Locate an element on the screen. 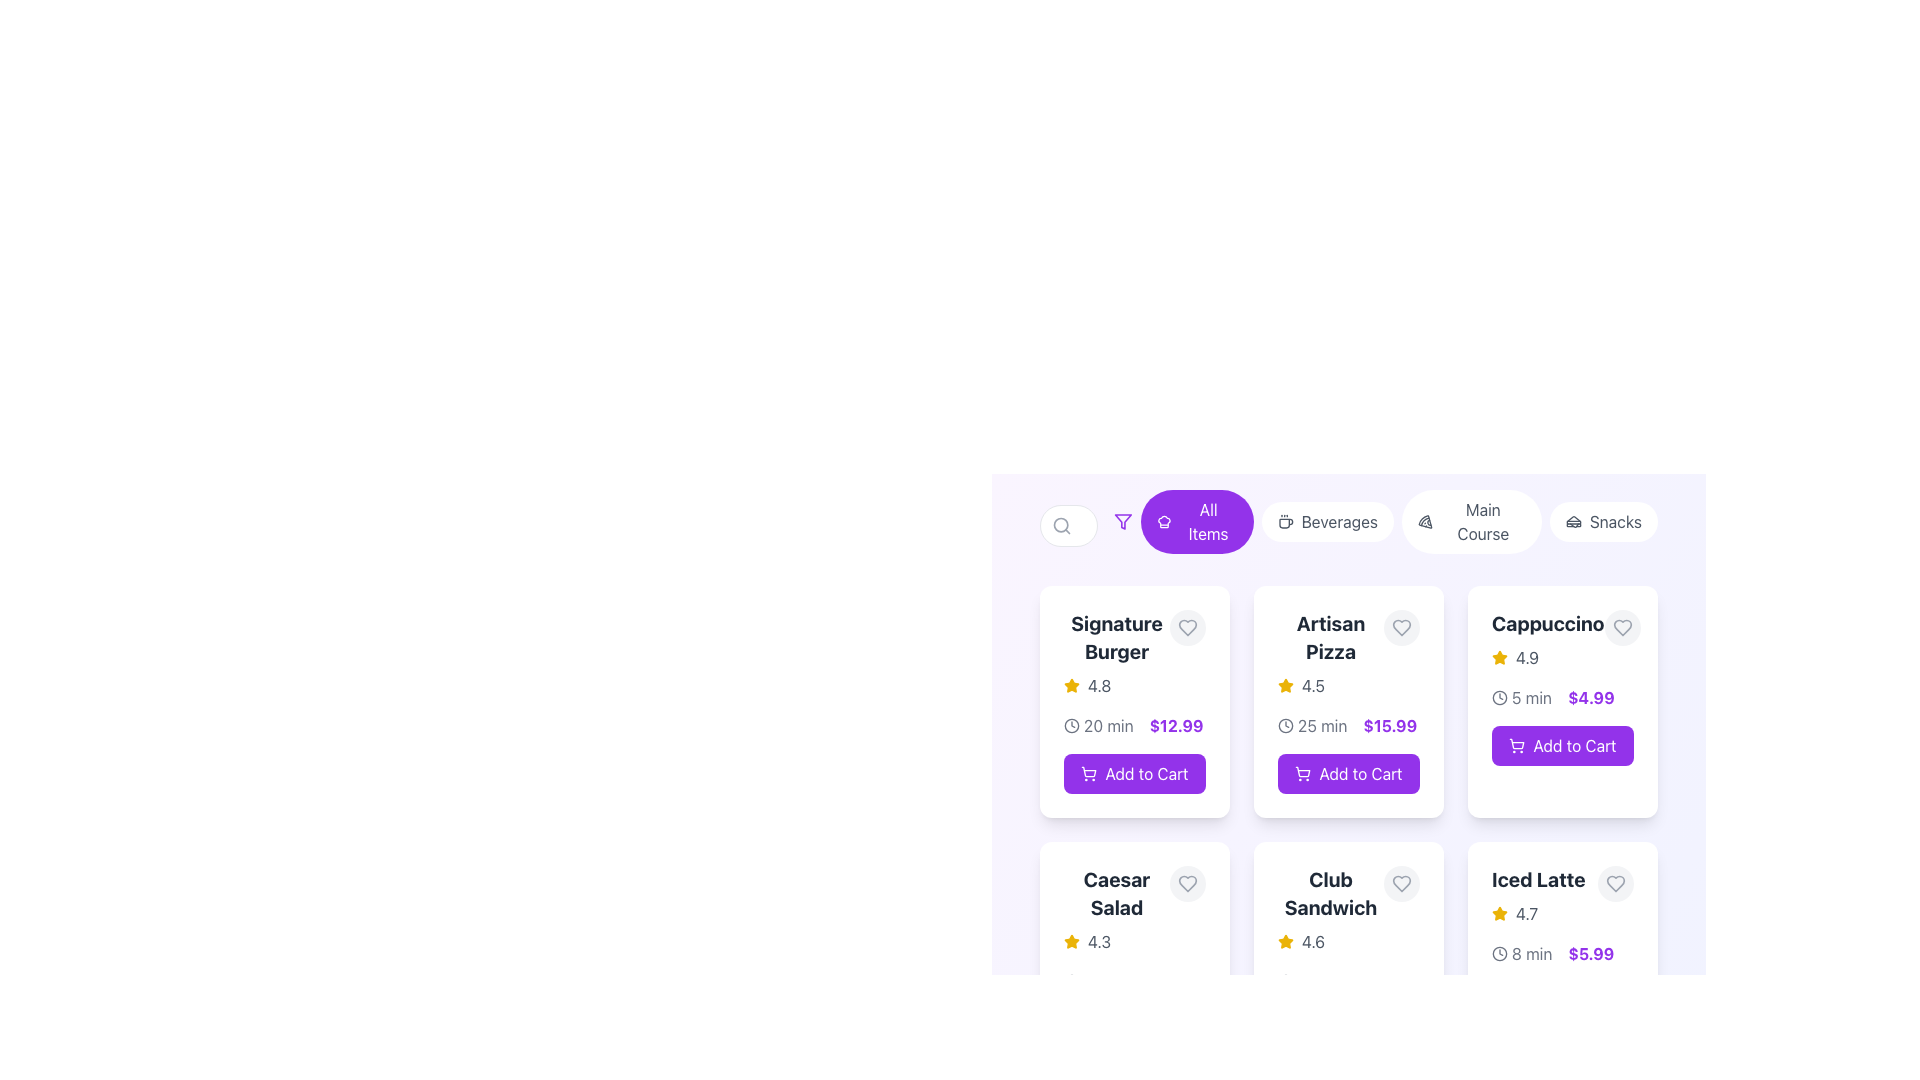 The width and height of the screenshot is (1920, 1080). the purple triangular filter icon located in the top navigation bar, which is grouped with the 'Filter' option is located at coordinates (1123, 520).